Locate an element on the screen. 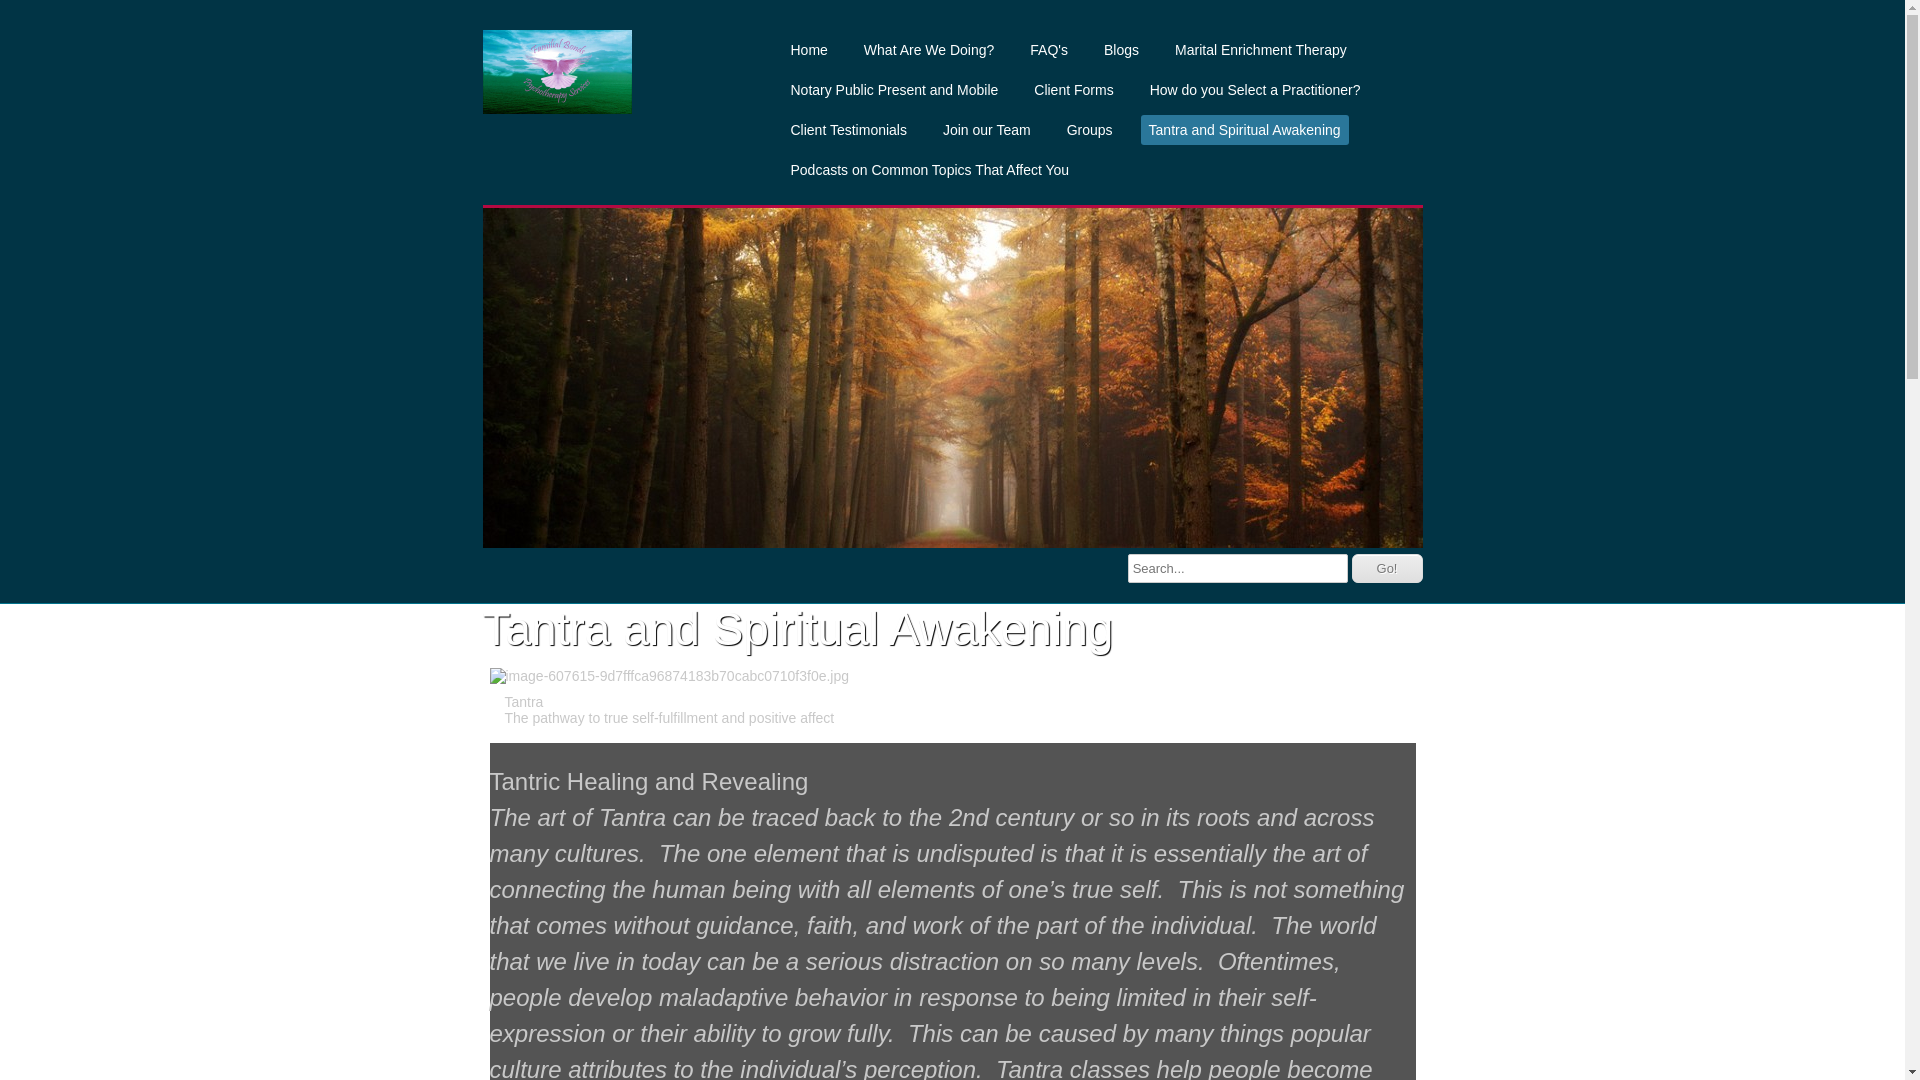  'Notary Public Present and Mobile' is located at coordinates (781, 88).